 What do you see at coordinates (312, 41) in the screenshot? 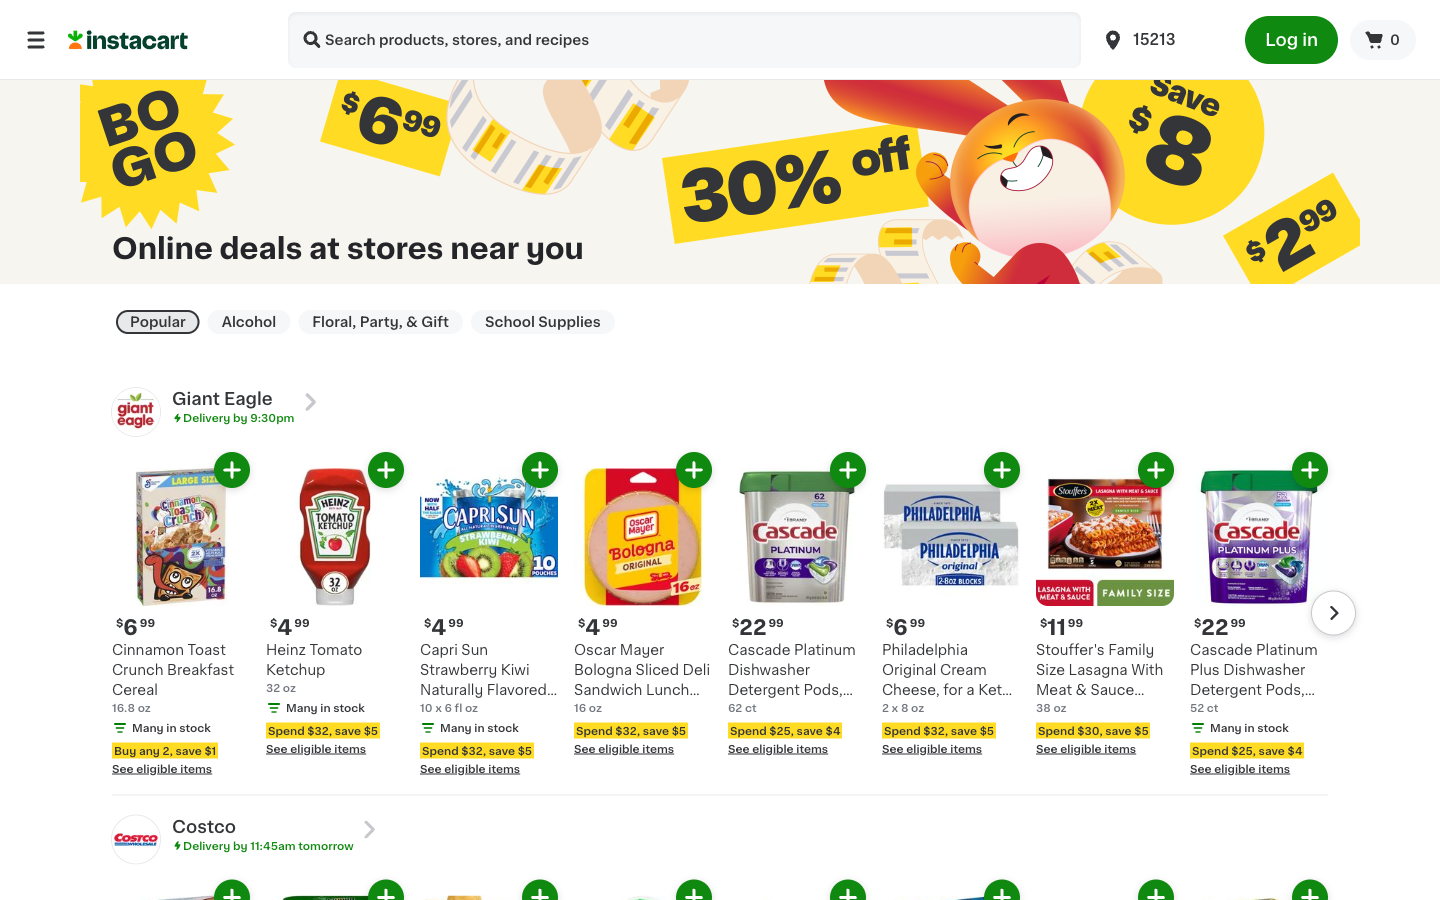
I see `if there are any stores with fast delivery for Hand Sanitizers` at bounding box center [312, 41].